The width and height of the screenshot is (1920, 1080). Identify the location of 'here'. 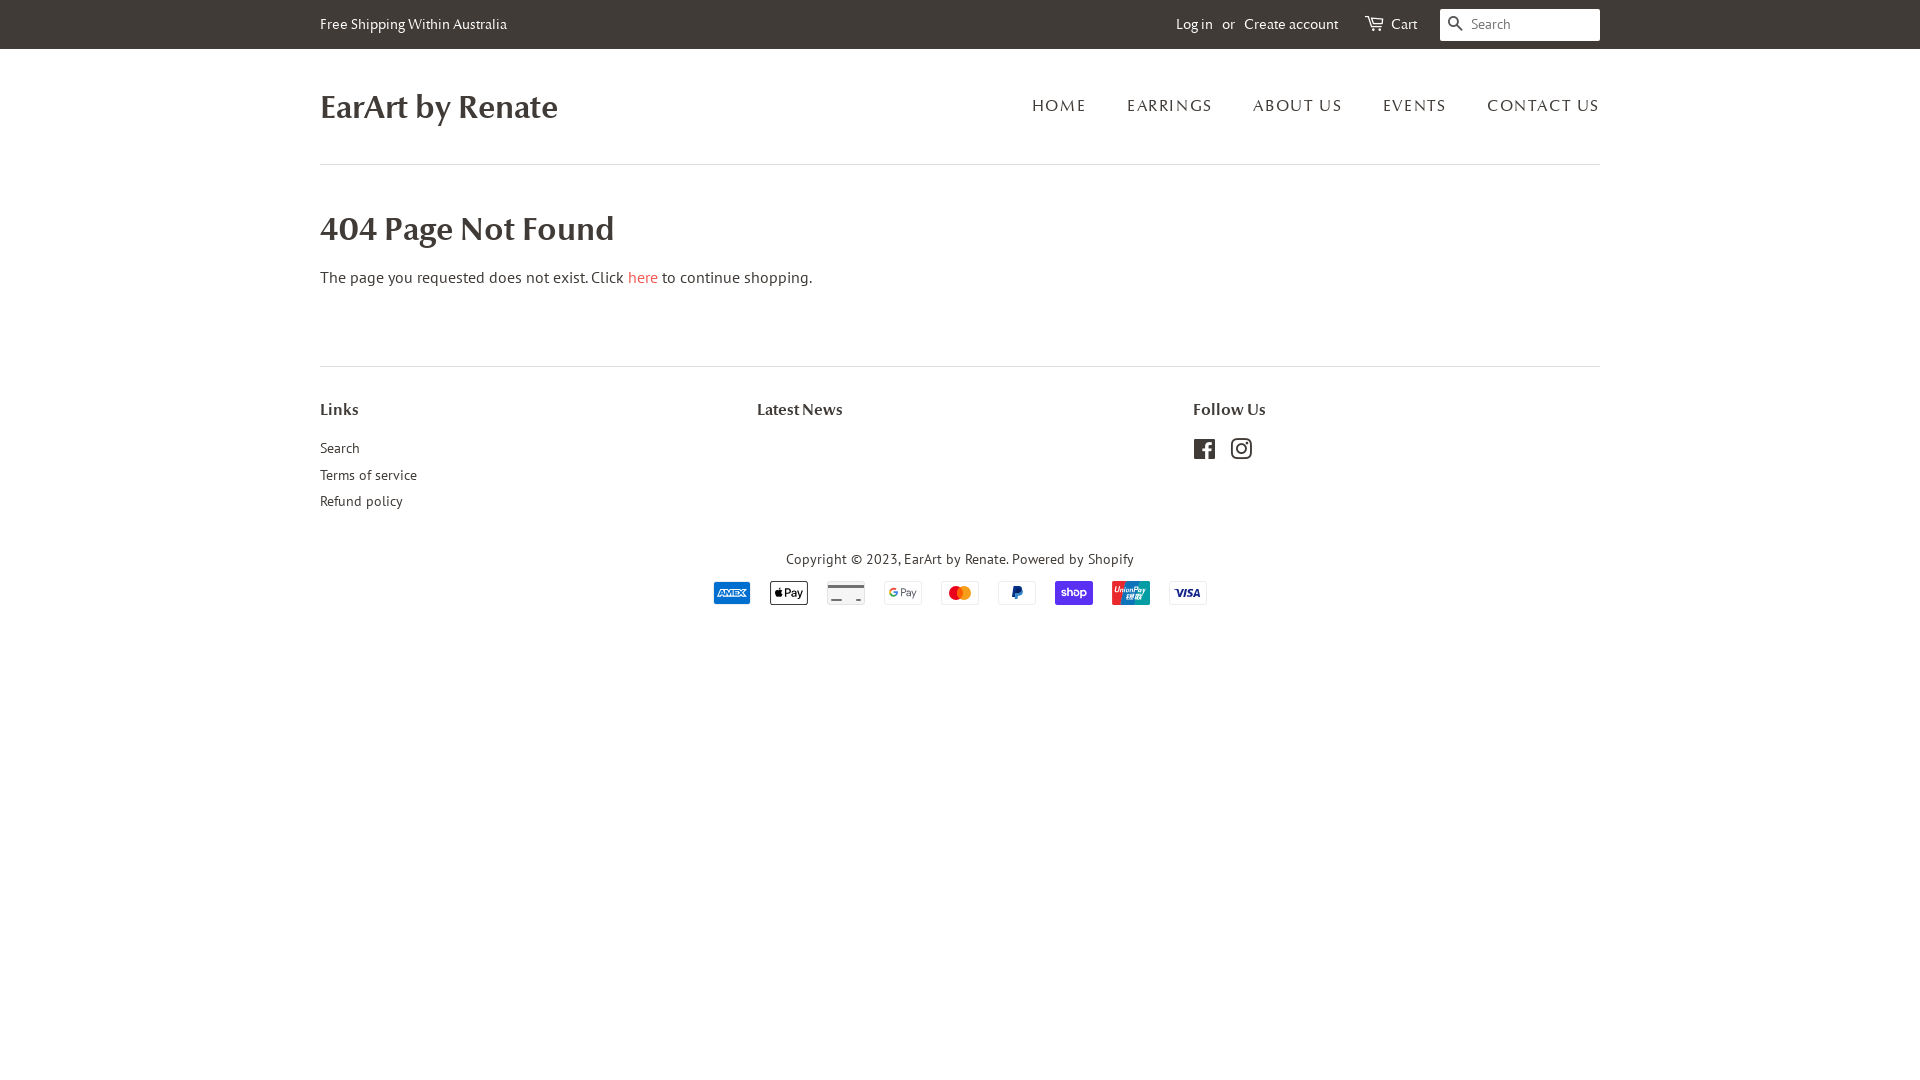
(643, 277).